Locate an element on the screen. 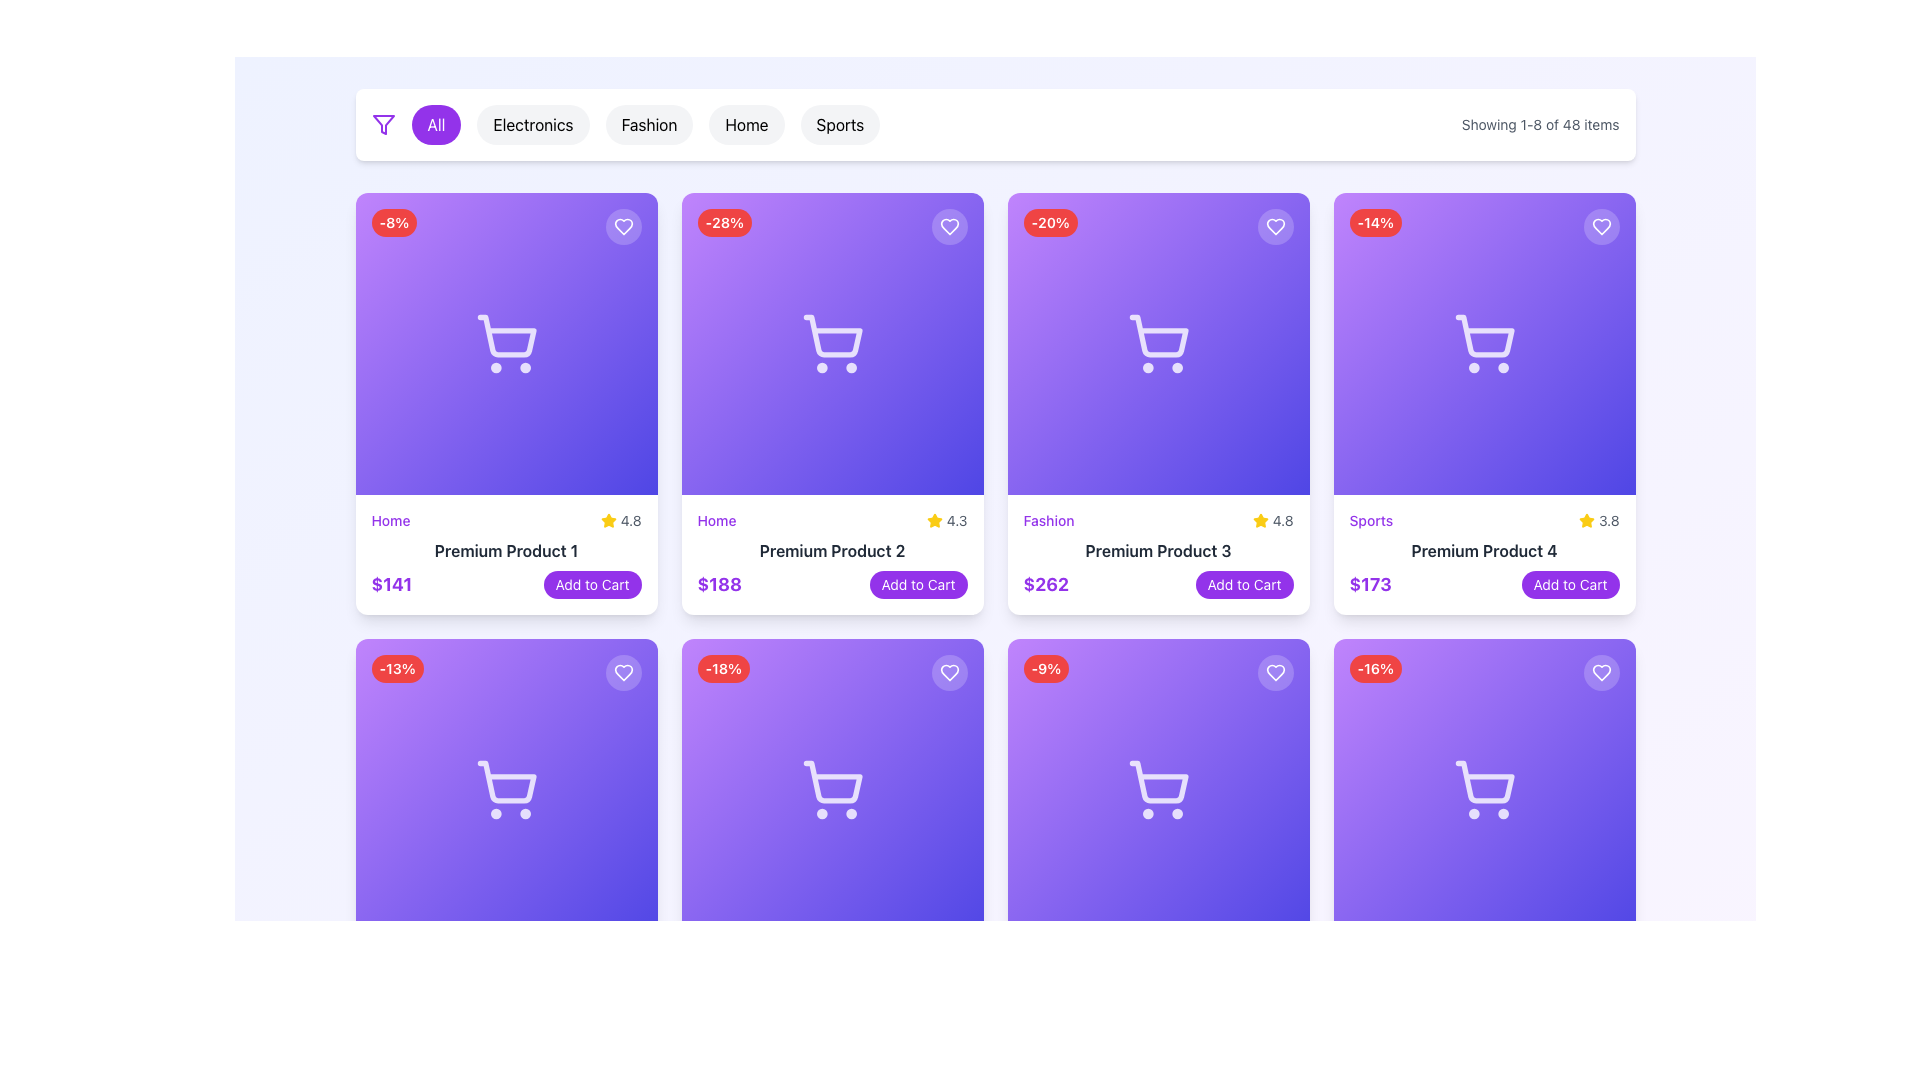 The image size is (1920, 1080). the label displaying 'Premium Product 4' which is located in the fourth product card of the topmost row, below the description 'Sports' and the rating '3.8' is located at coordinates (1484, 551).